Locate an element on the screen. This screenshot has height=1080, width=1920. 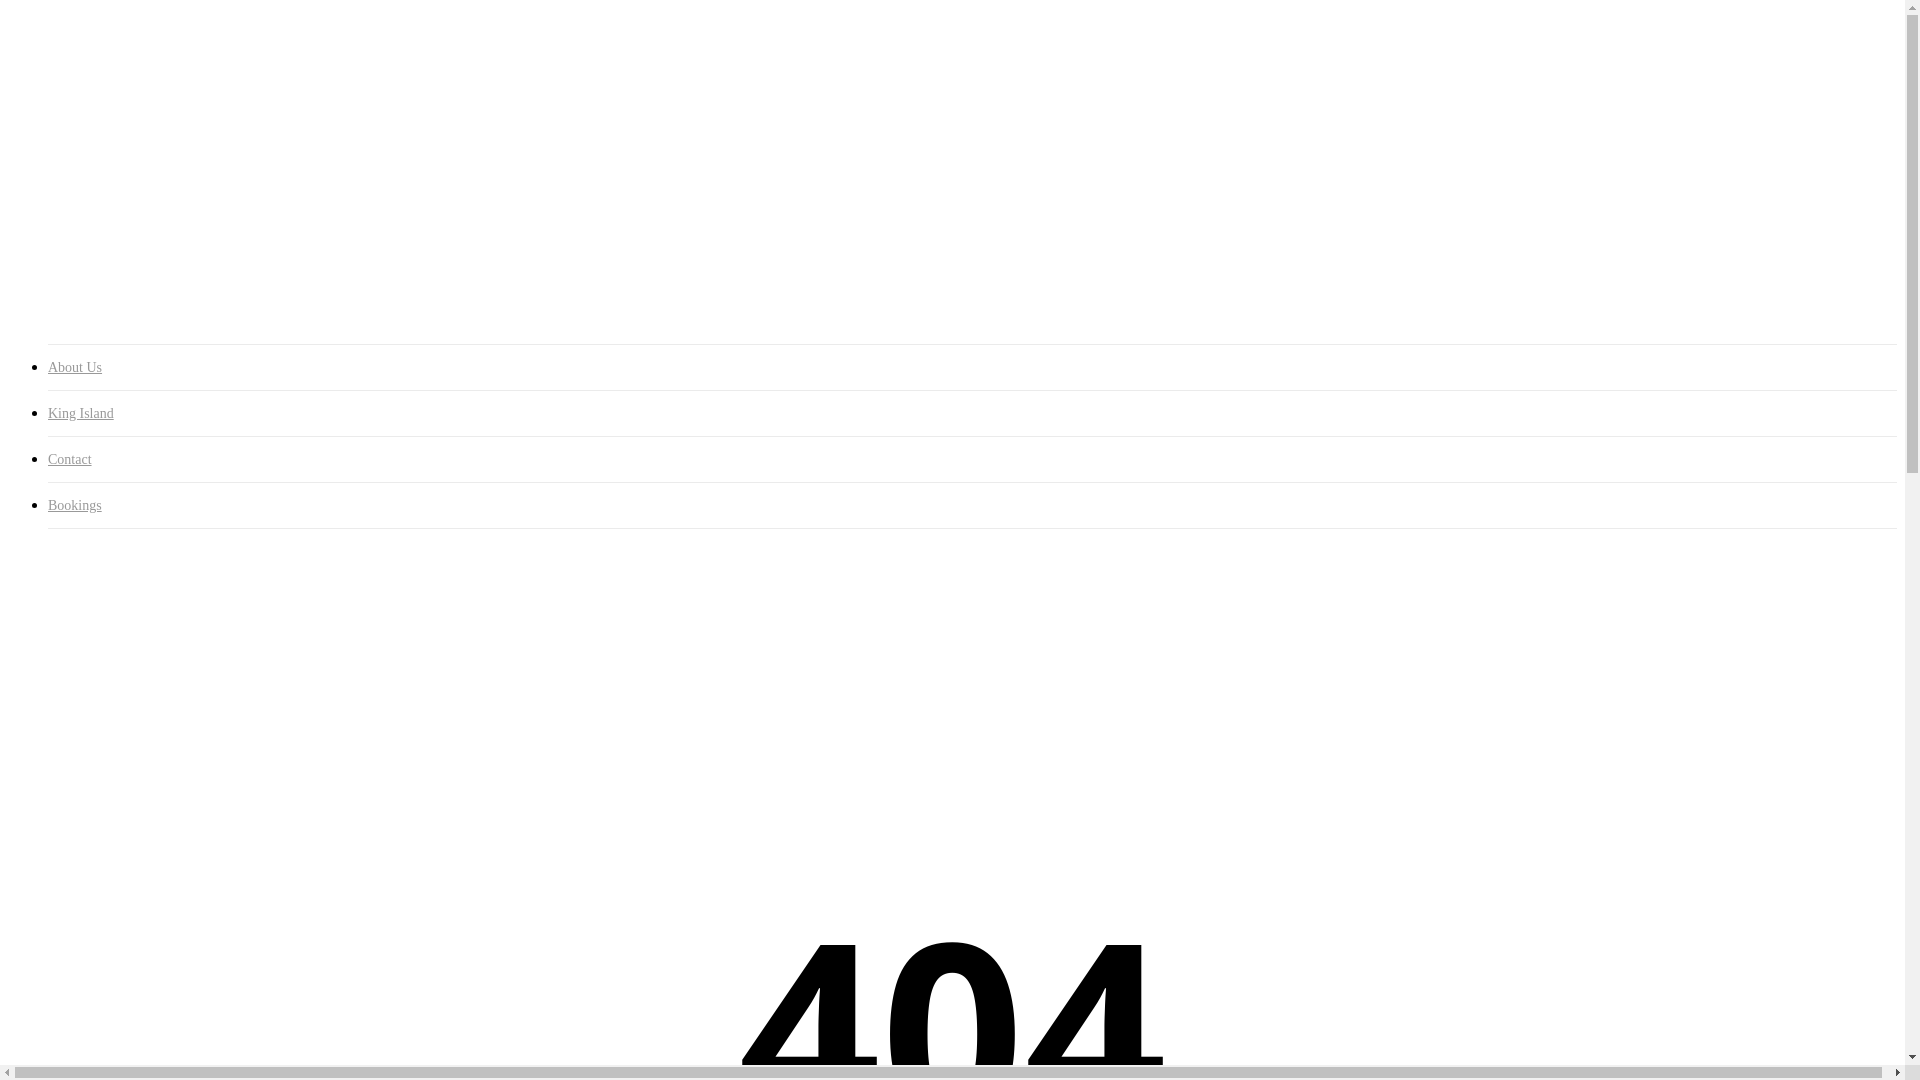
'Things to do' is located at coordinates (86, 266).